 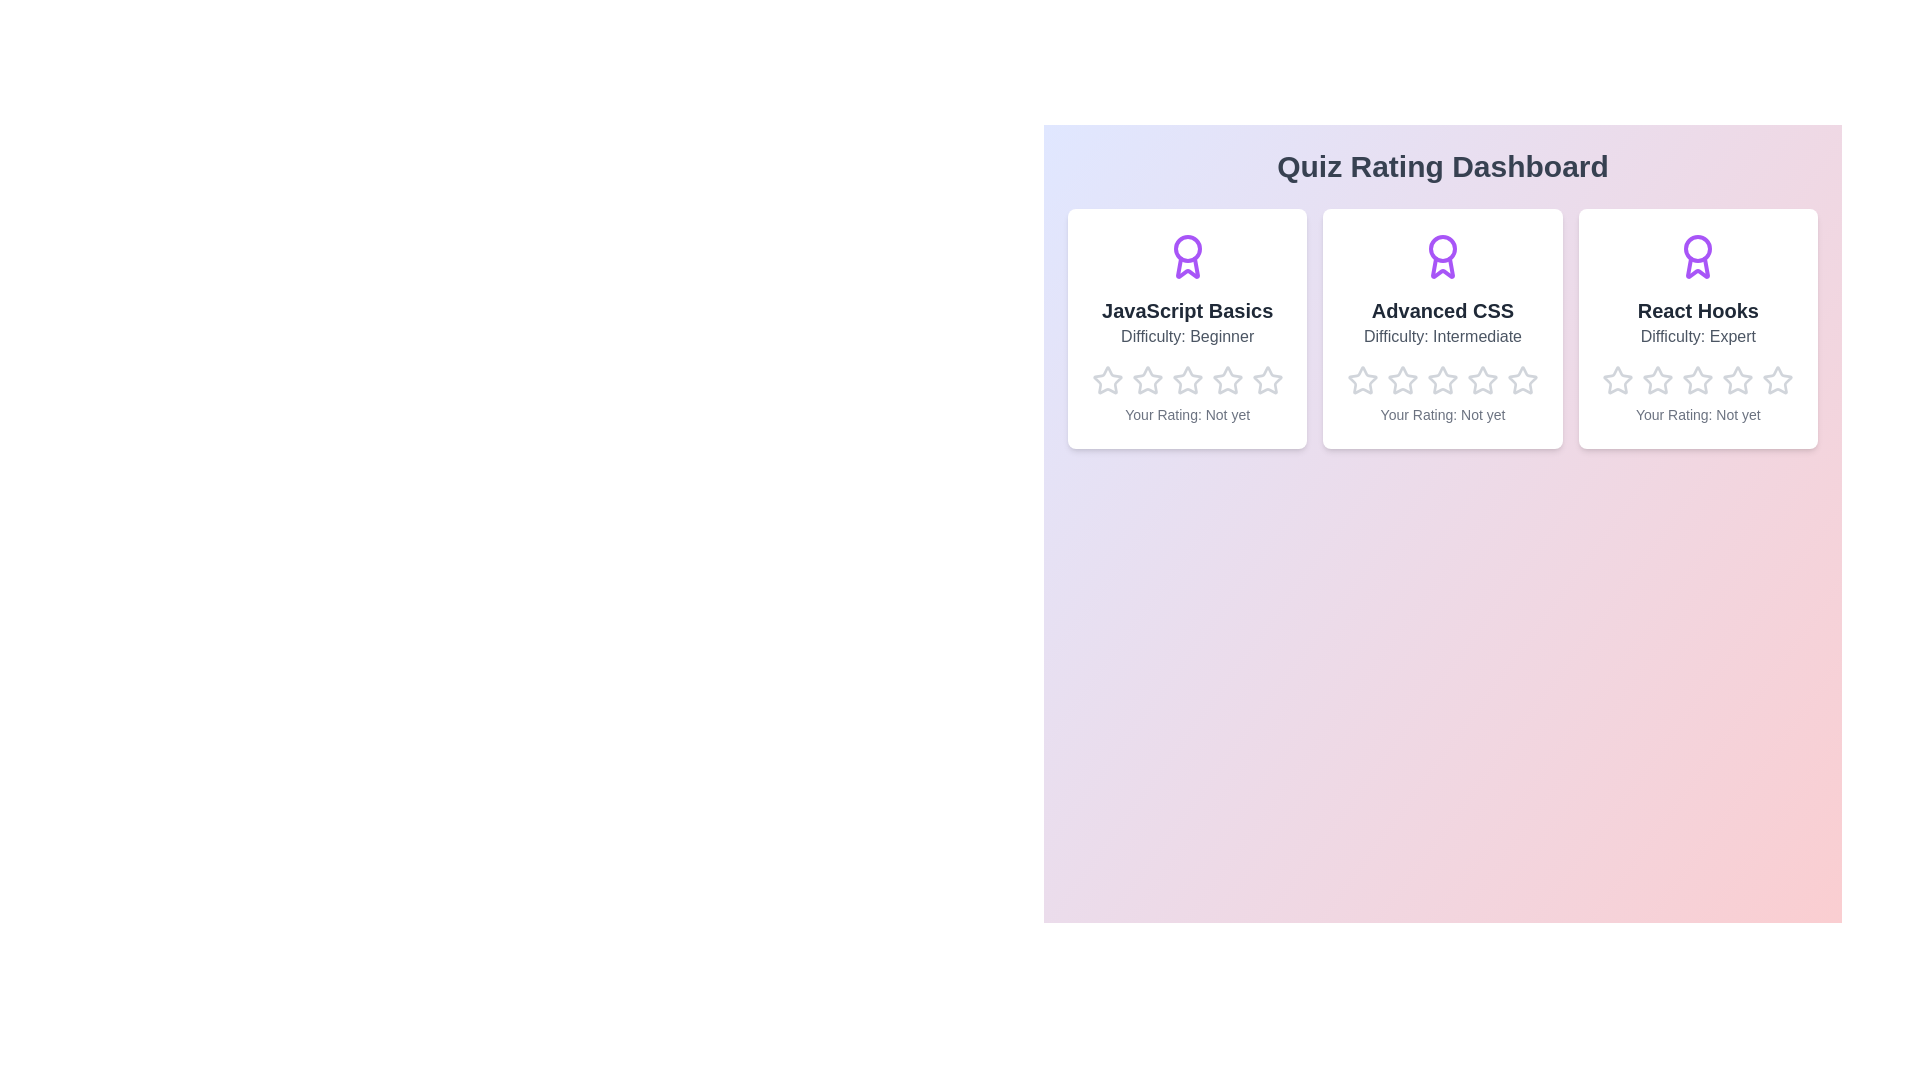 What do you see at coordinates (1106, 381) in the screenshot?
I see `the rating for a quiz to 1 stars` at bounding box center [1106, 381].